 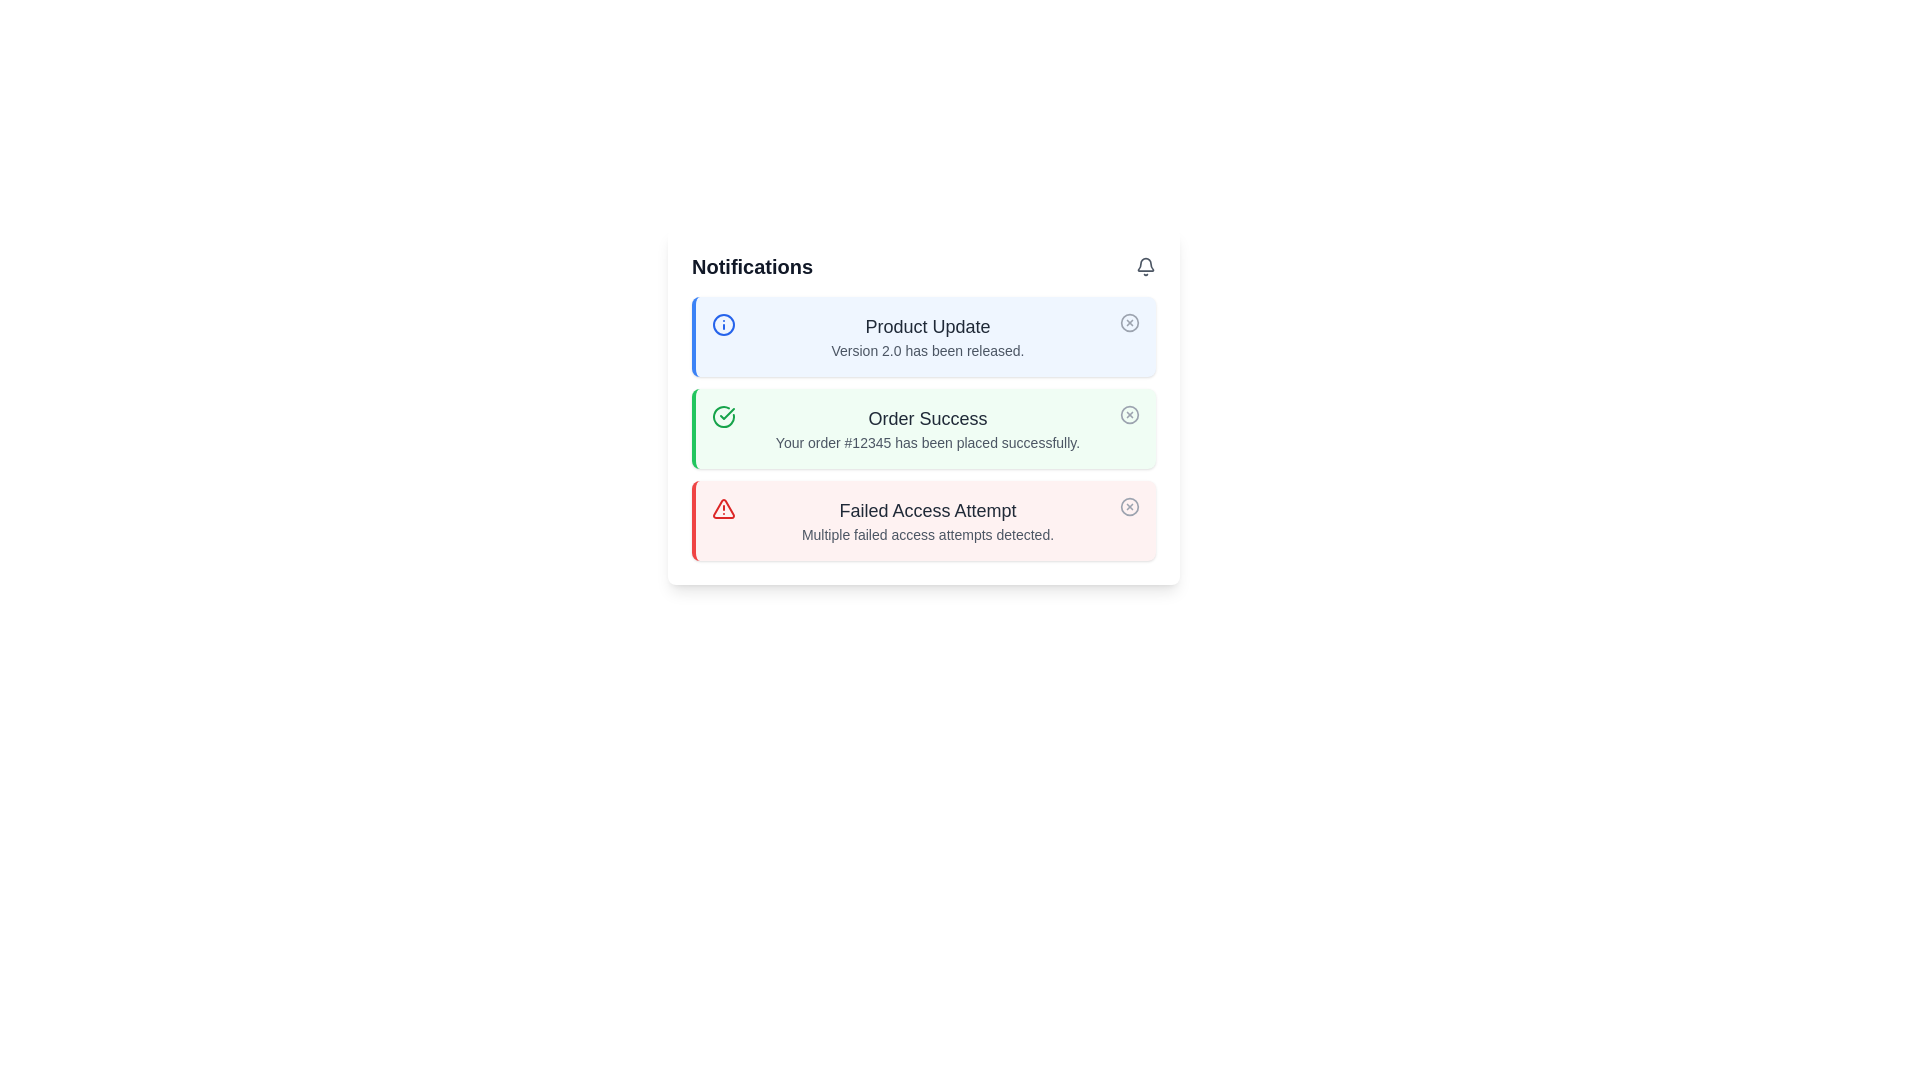 What do you see at coordinates (926, 519) in the screenshot?
I see `notification card titled 'Failed Access Attempt' which indicates multiple failed access attempts detected, positioned as the third card in the notification panel` at bounding box center [926, 519].